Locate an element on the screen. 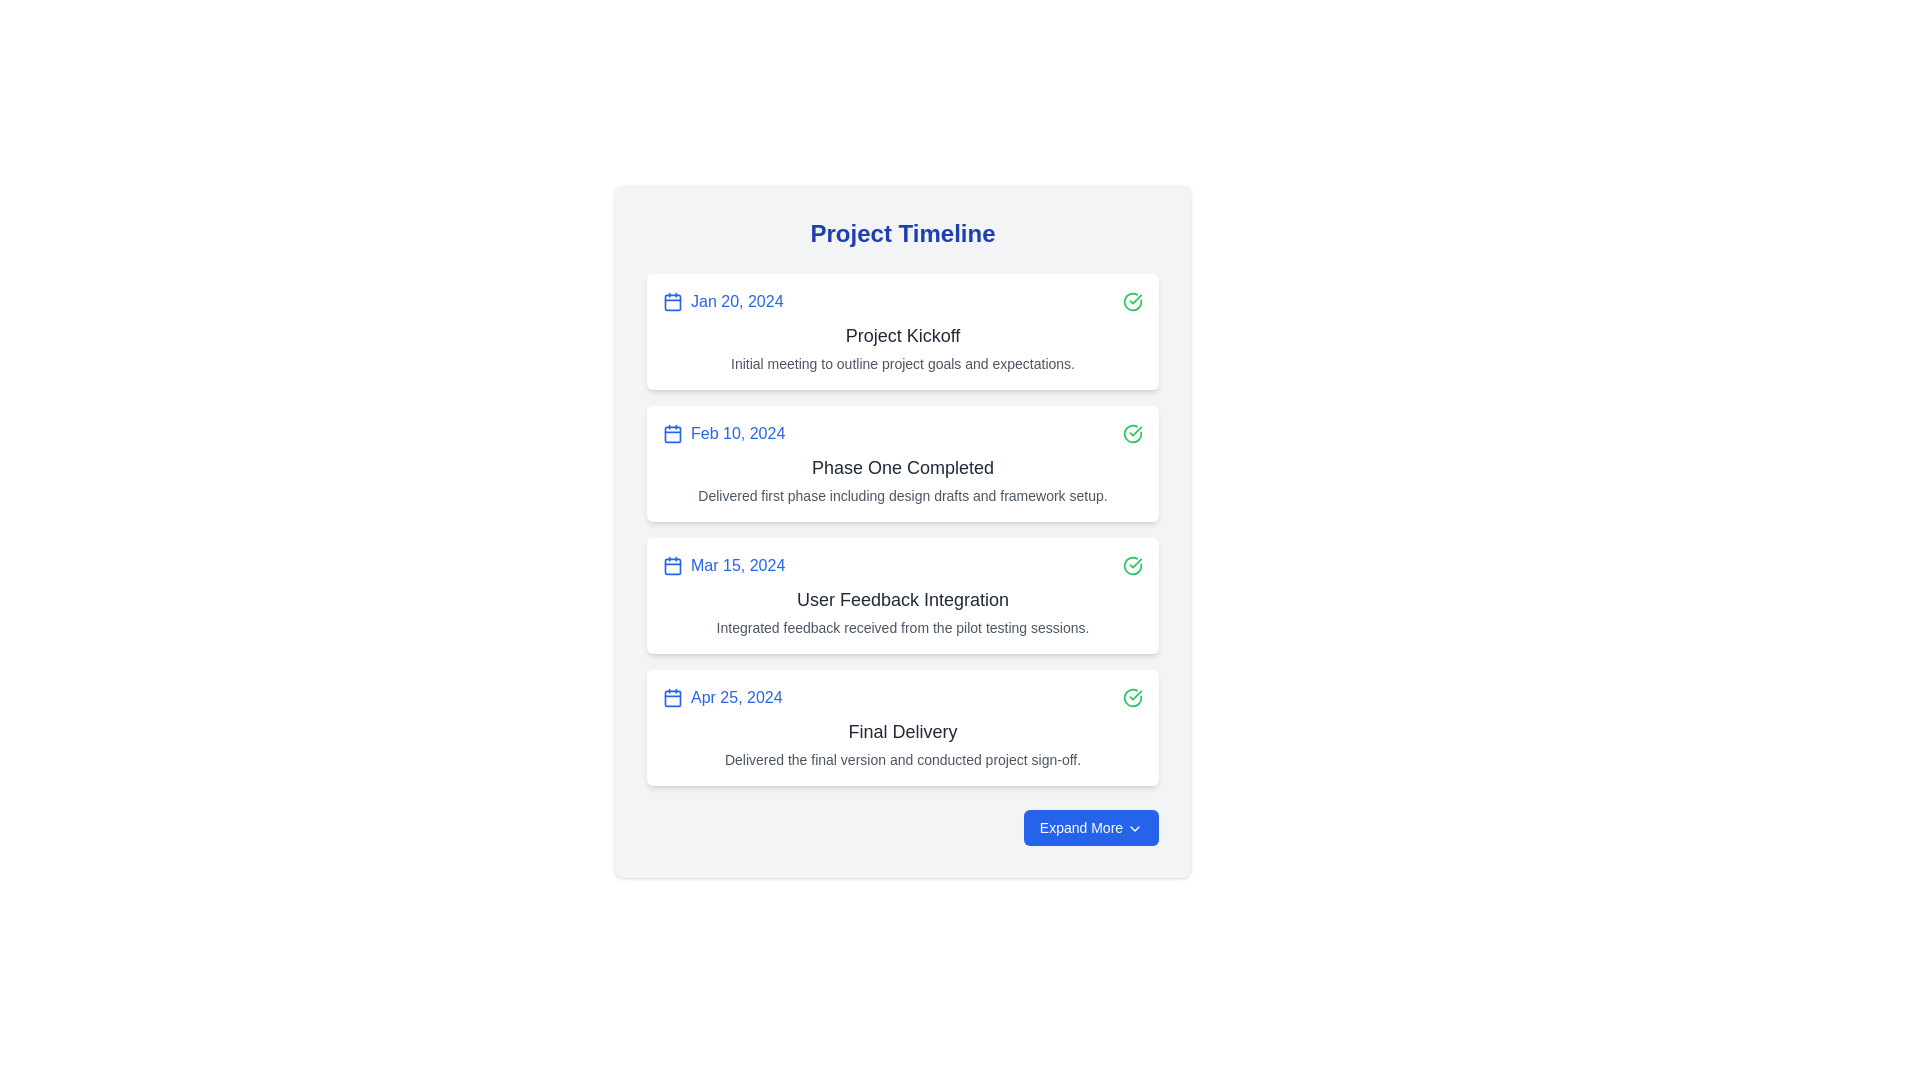 Image resolution: width=1920 pixels, height=1080 pixels. the green circle icon with a checkmark in the top-right corner of the 'Mar 15, 2024' timeline section is located at coordinates (1132, 566).